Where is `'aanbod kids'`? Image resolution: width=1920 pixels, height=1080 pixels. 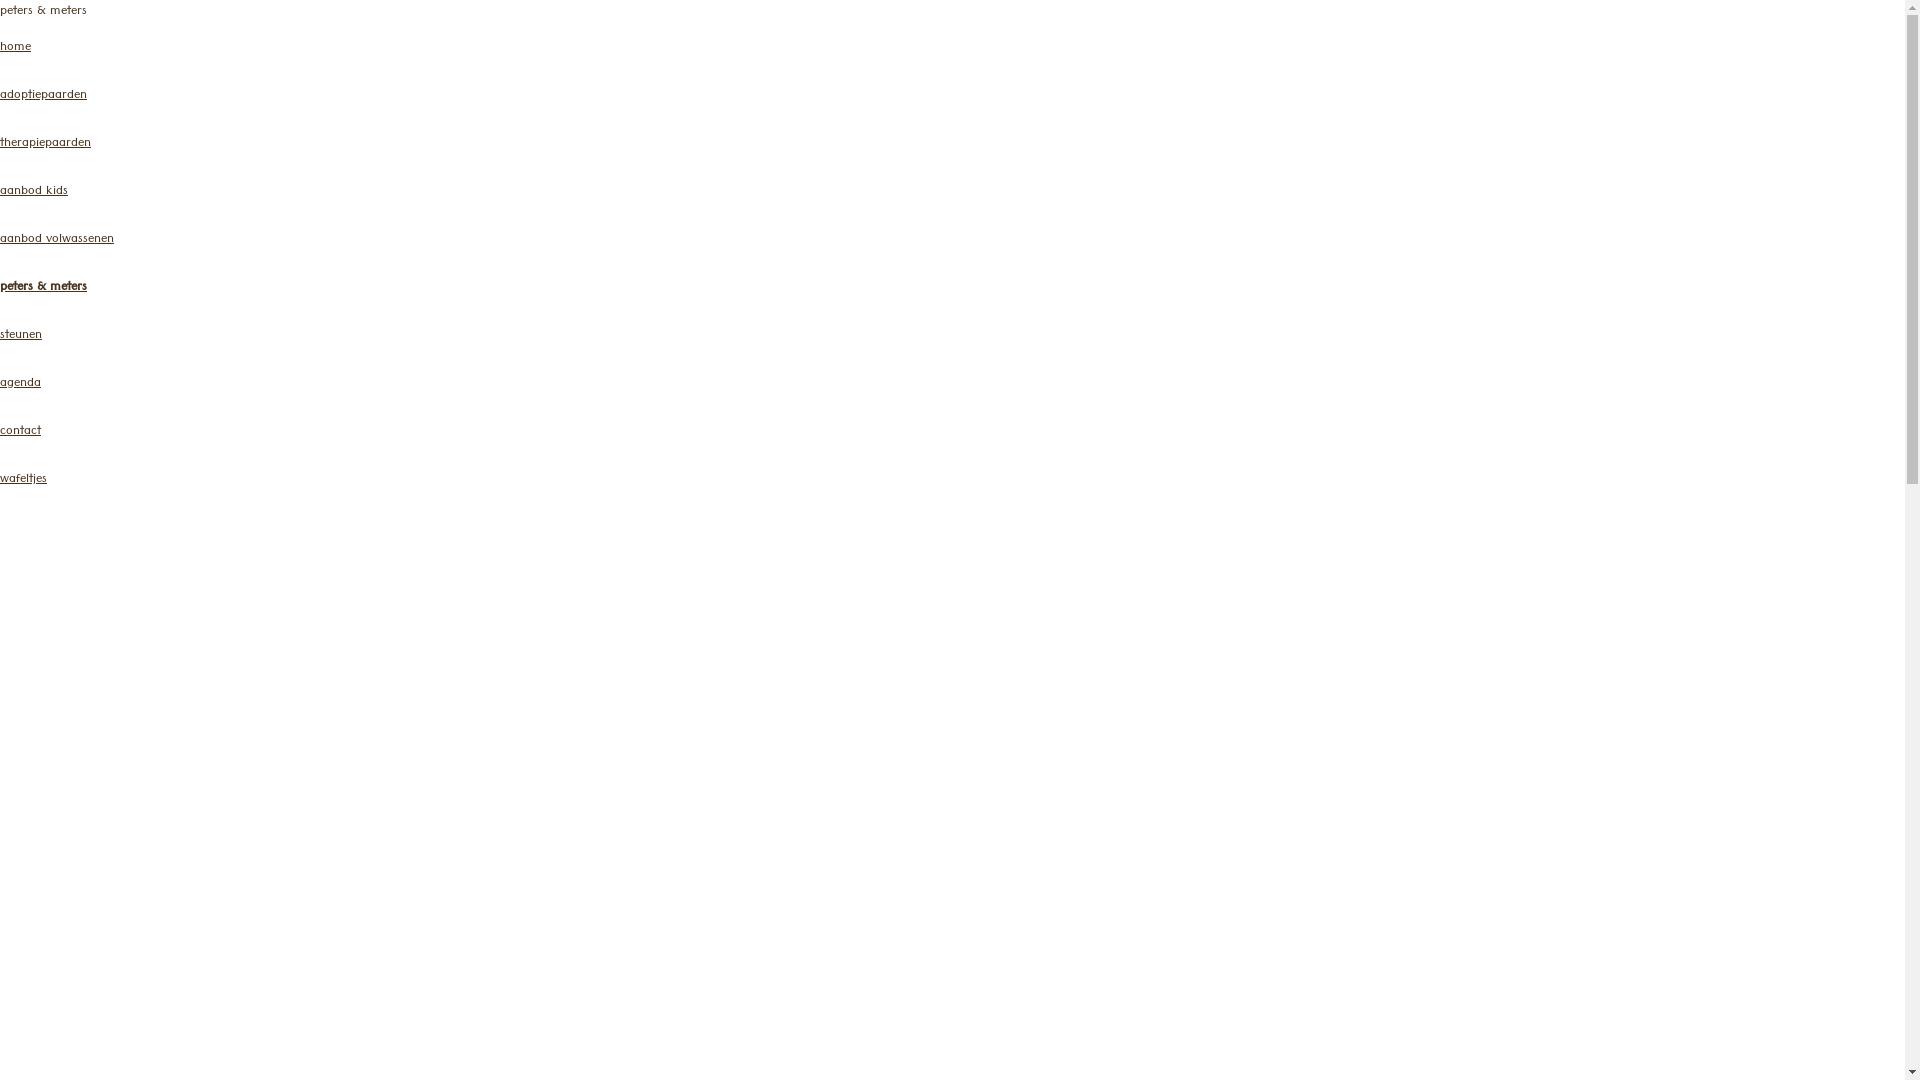 'aanbod kids' is located at coordinates (33, 192).